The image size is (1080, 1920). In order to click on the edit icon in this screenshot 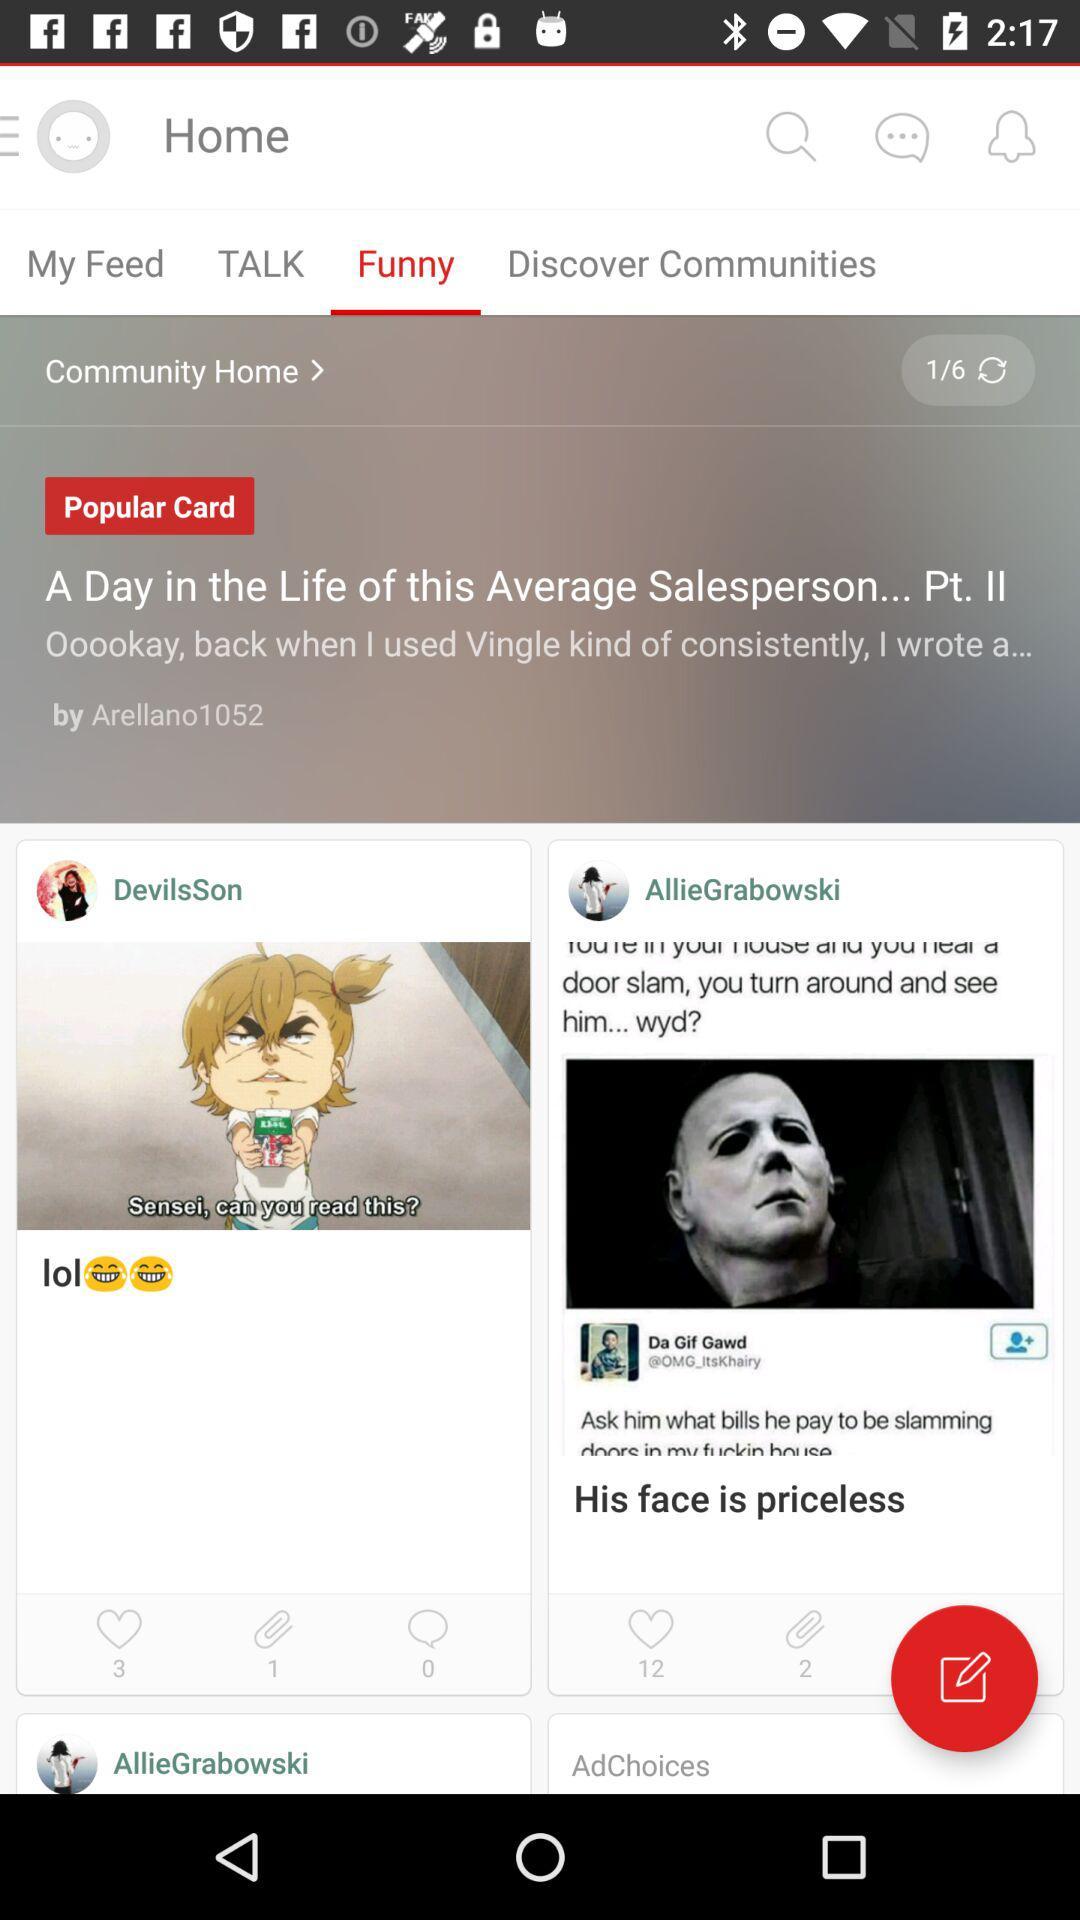, I will do `click(963, 1678)`.